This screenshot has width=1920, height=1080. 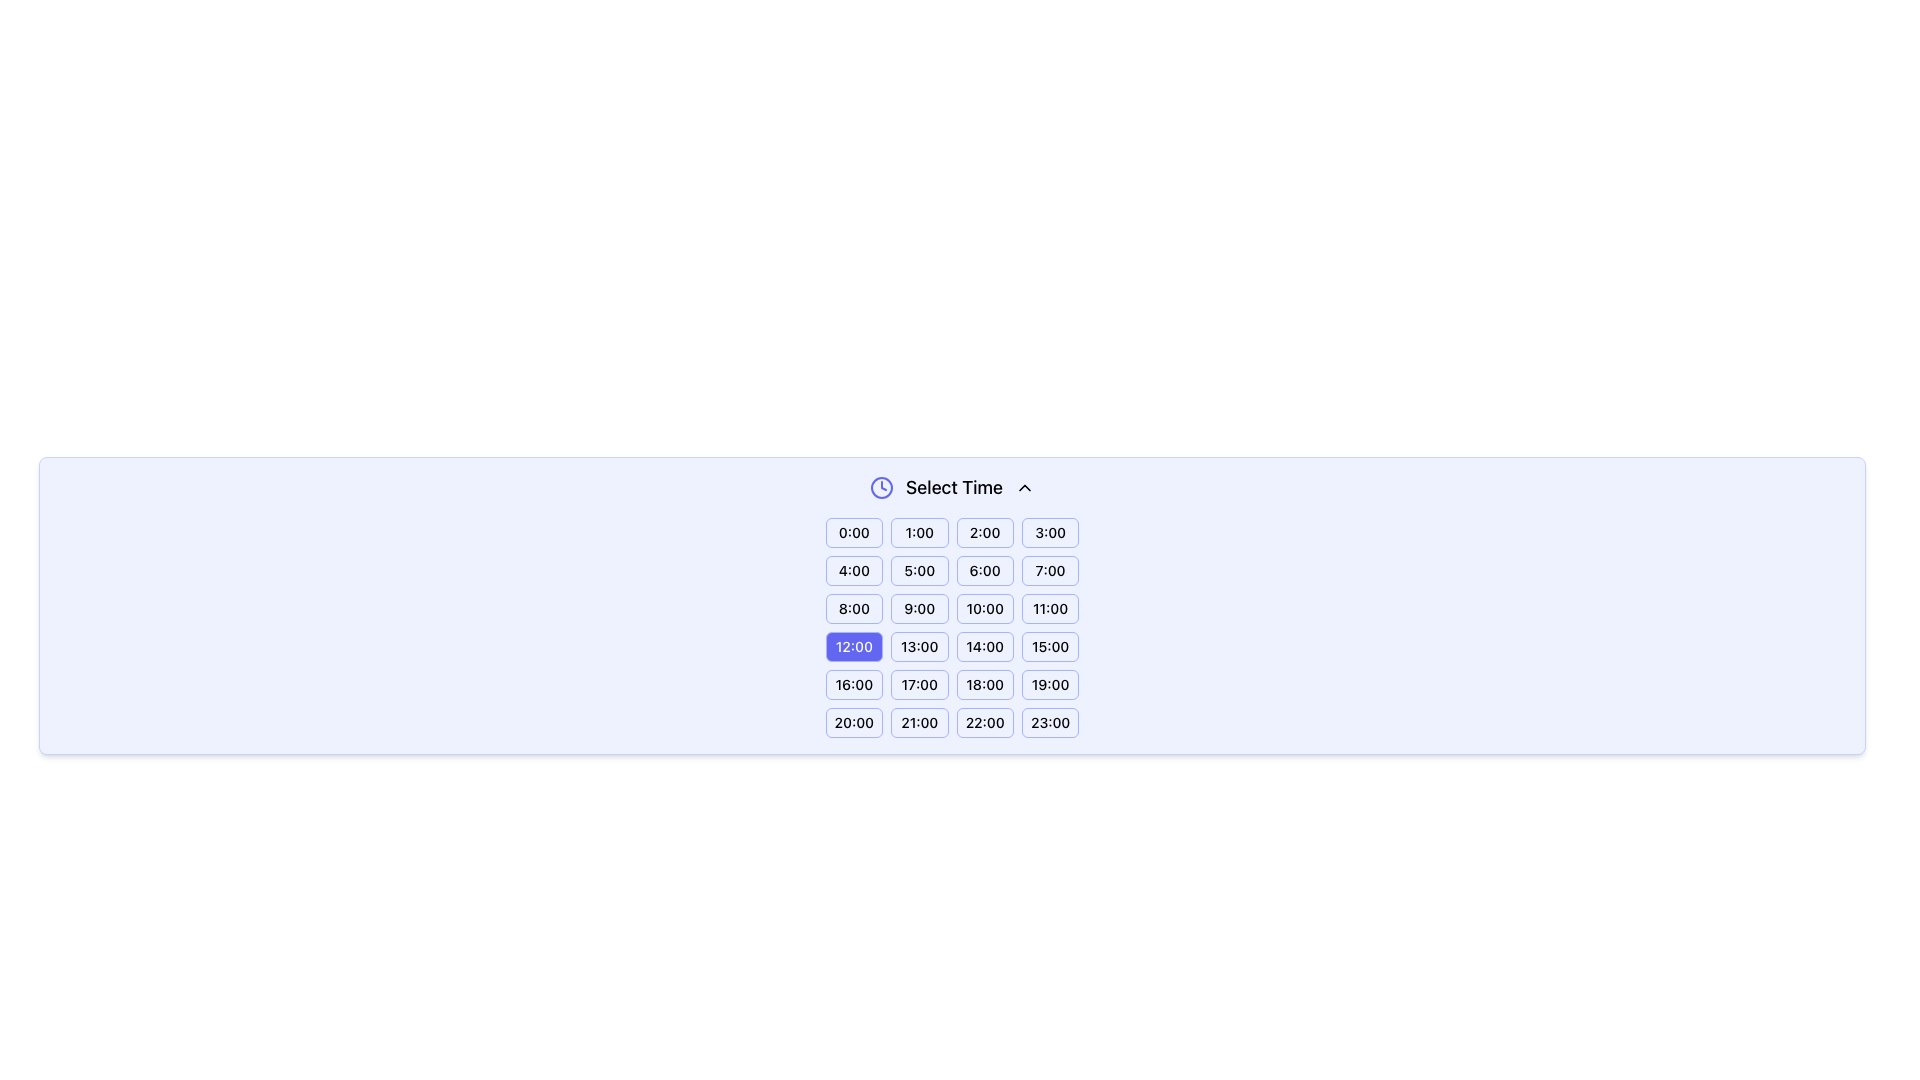 What do you see at coordinates (1049, 647) in the screenshot?
I see `the selectable button for the time slot '15:00' to trigger hover effects` at bounding box center [1049, 647].